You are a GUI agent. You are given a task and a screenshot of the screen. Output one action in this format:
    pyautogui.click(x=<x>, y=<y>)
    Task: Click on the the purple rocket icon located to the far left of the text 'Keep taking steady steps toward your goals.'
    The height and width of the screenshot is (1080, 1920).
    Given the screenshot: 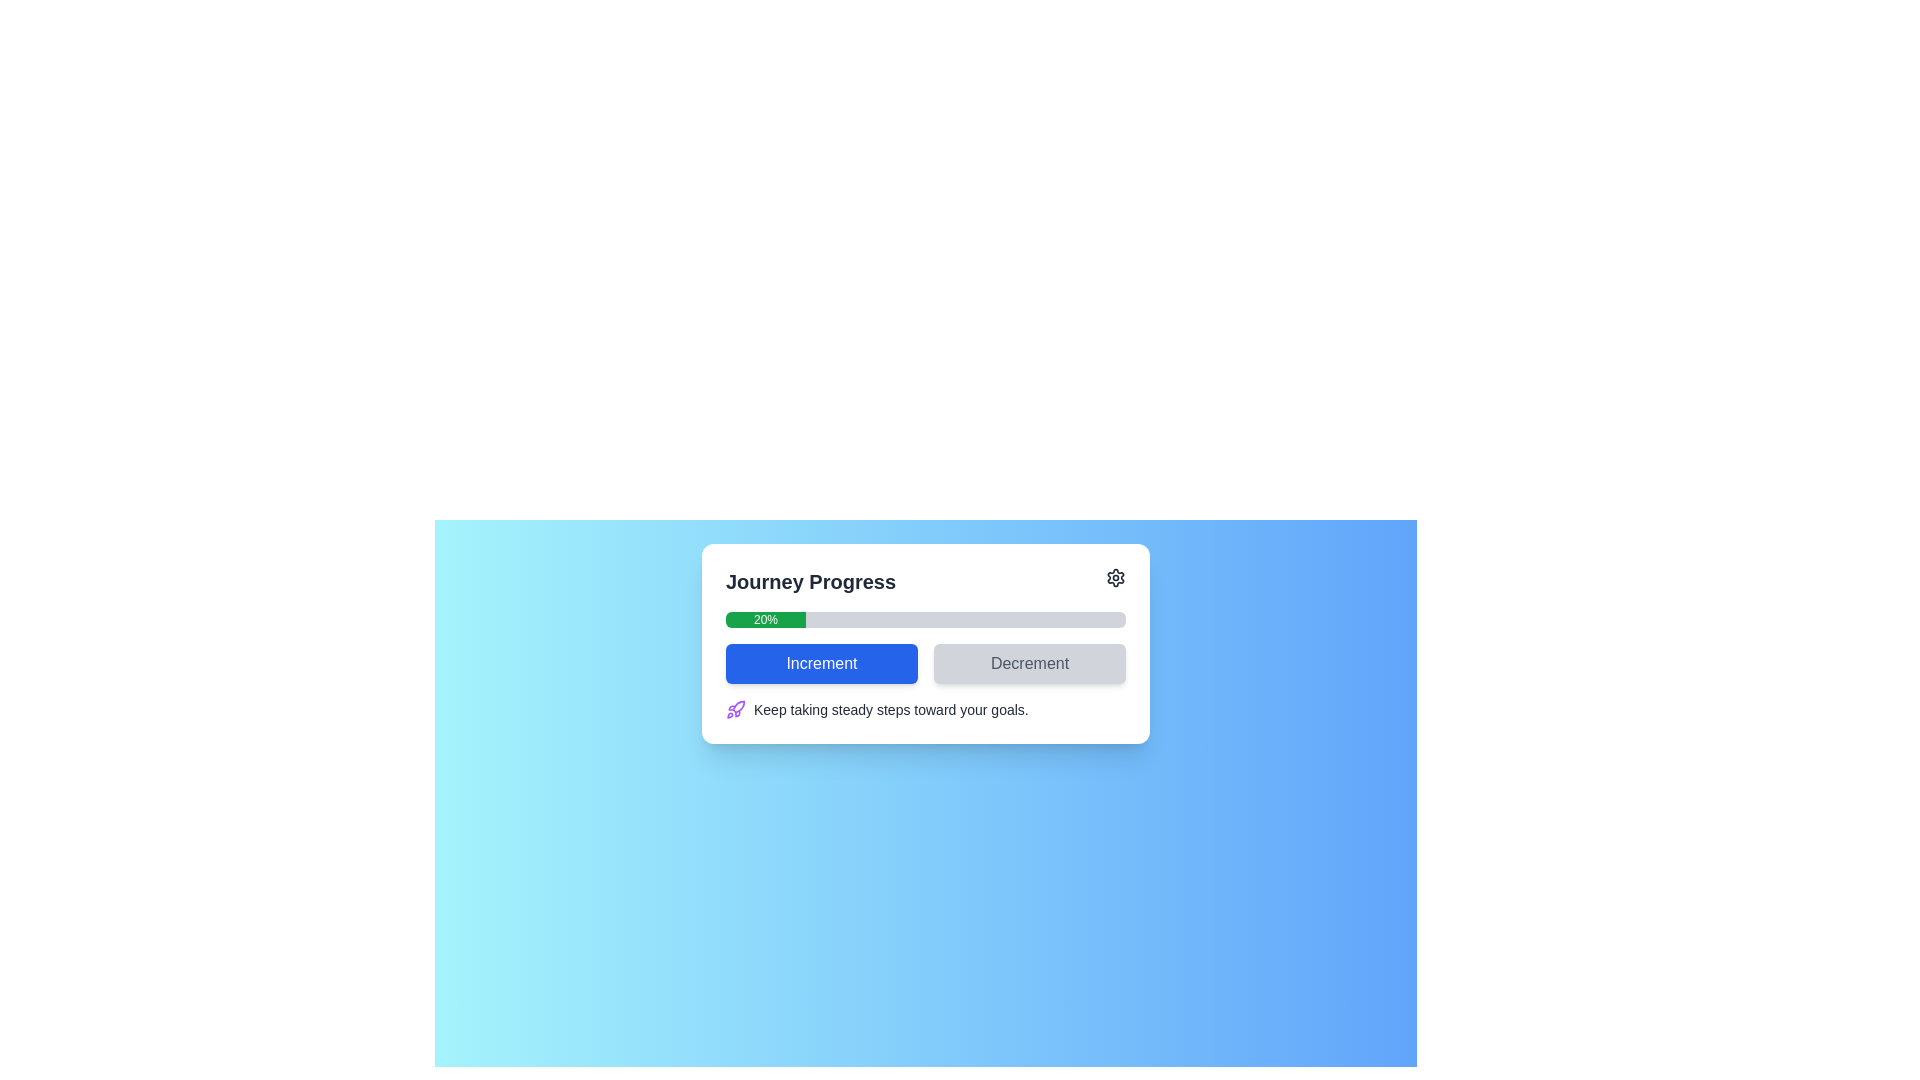 What is the action you would take?
    pyautogui.click(x=734, y=708)
    